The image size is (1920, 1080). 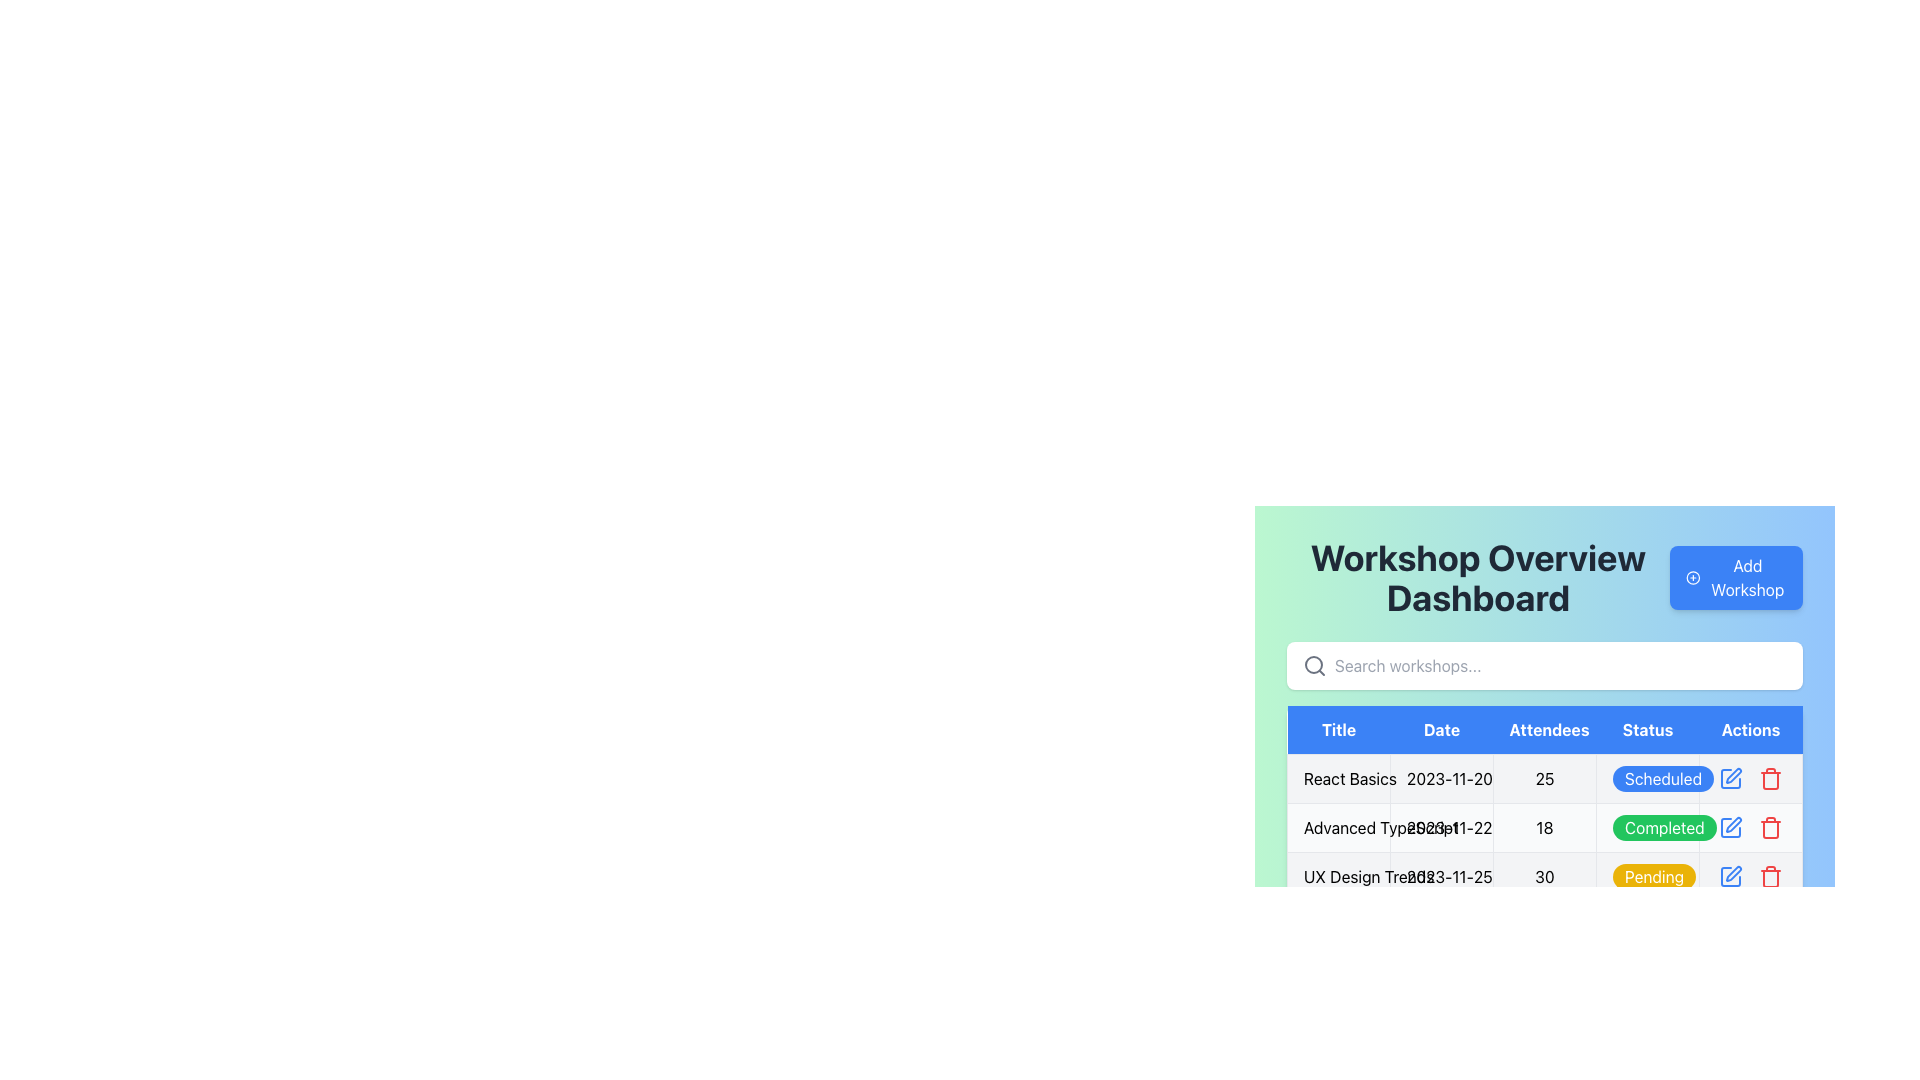 I want to click on the central circular shape of the magnifying glass icon located to the left of the 'Search workshops...' placeholder text in the search bar below the 'Workshop Overview Dashboard' header, so click(x=1314, y=664).